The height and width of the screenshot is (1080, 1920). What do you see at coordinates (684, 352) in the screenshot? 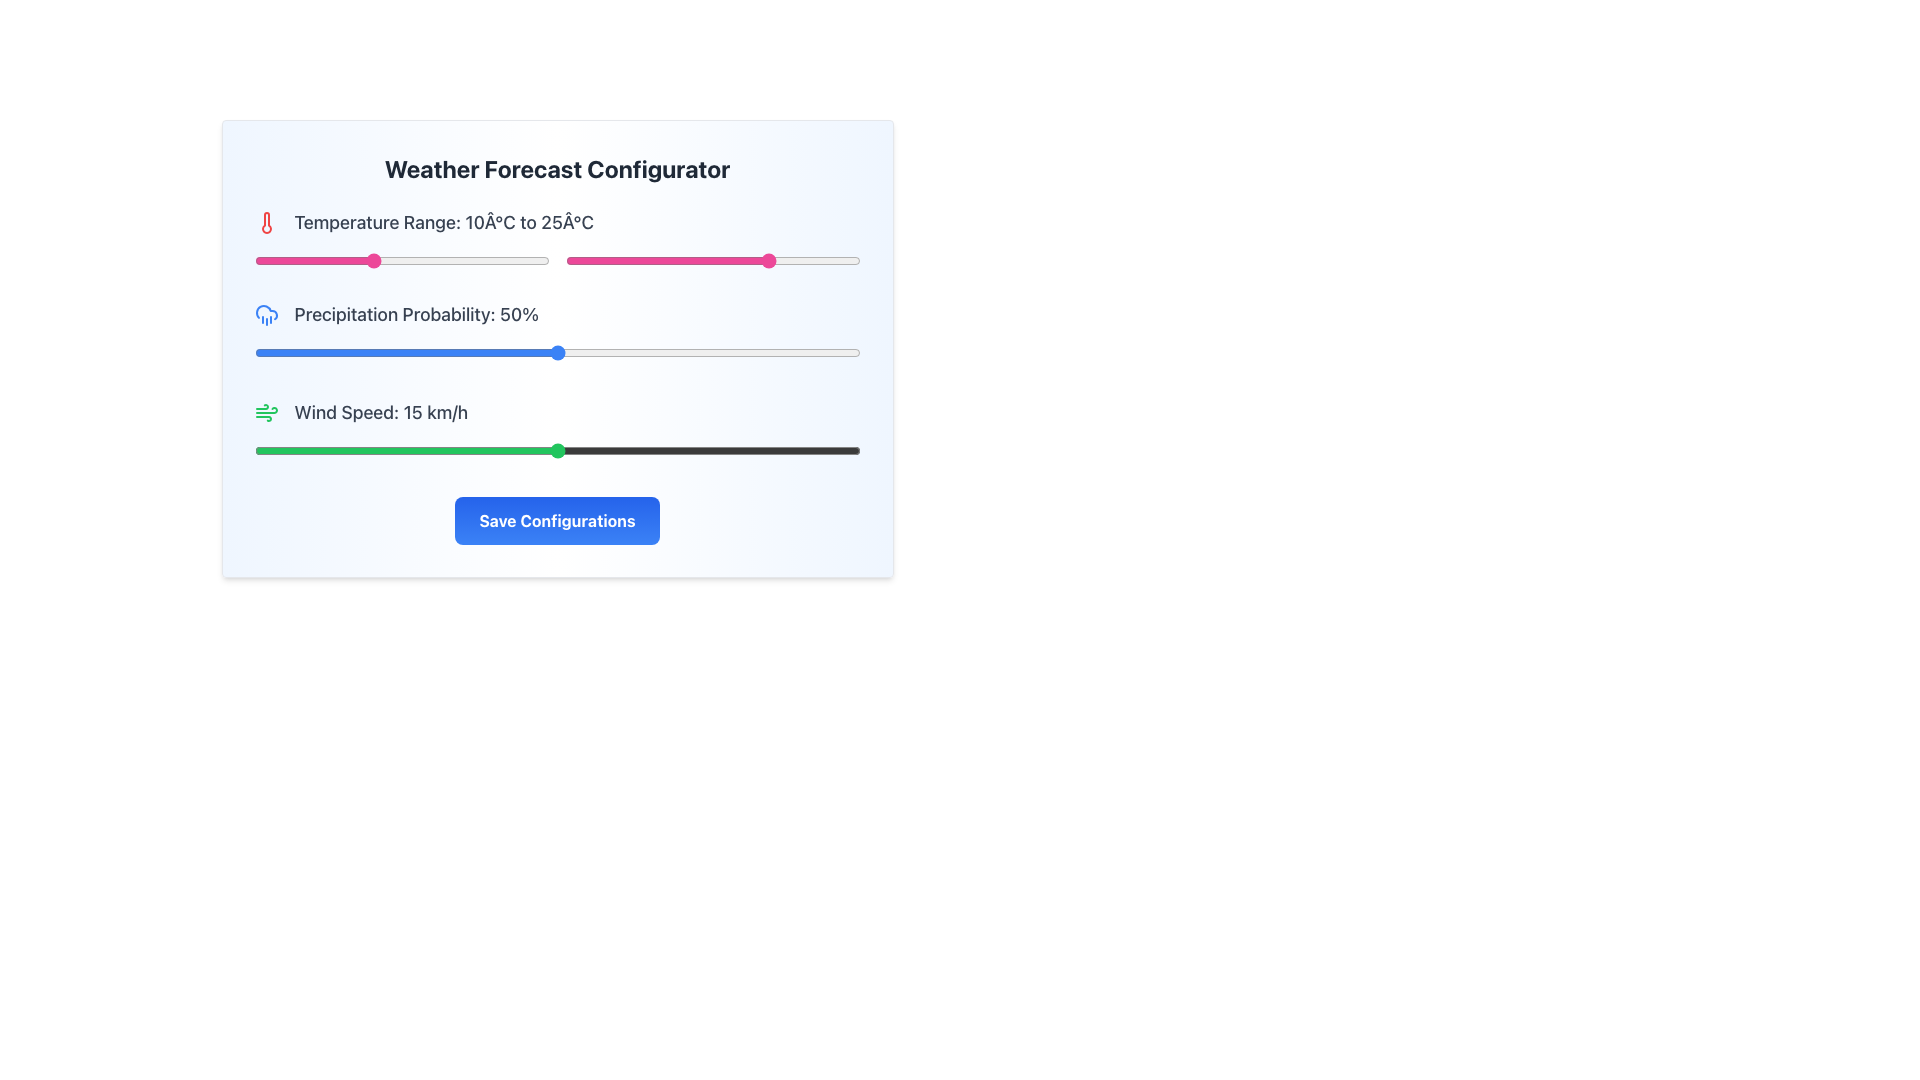
I see `the precipitation probability` at bounding box center [684, 352].